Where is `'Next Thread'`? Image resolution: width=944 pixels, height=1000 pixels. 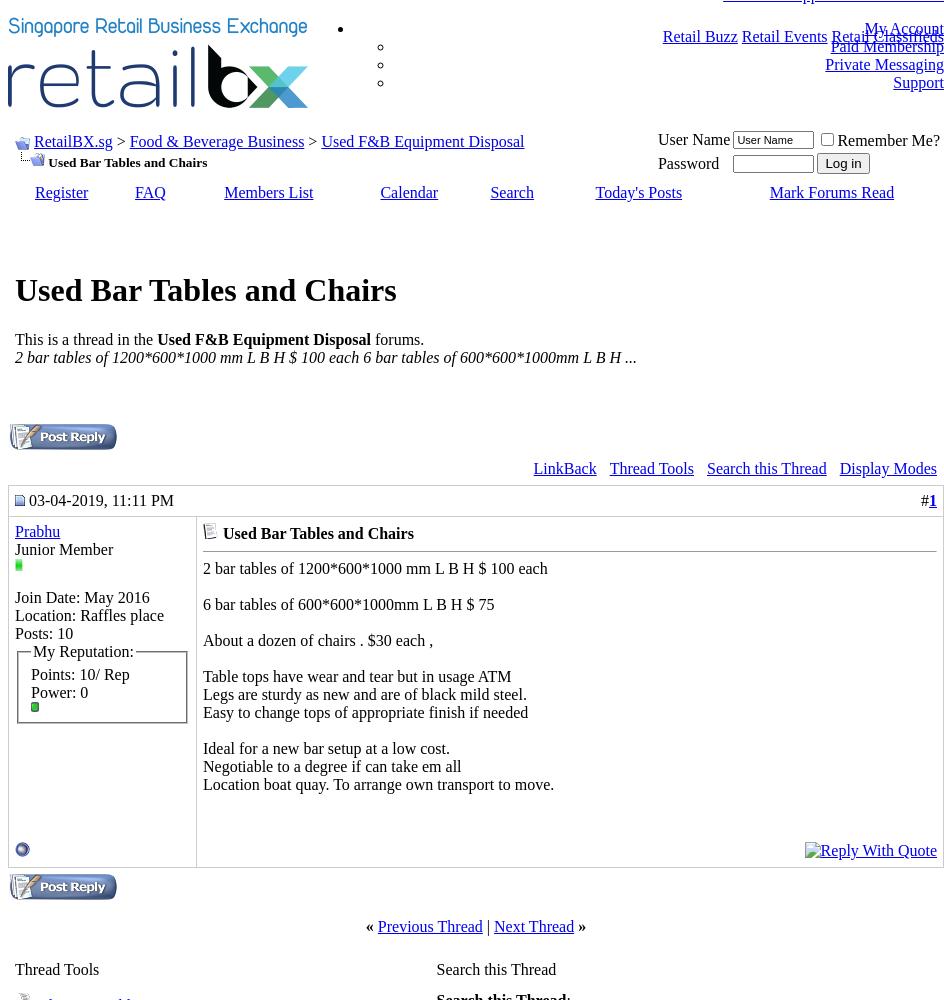
'Next Thread' is located at coordinates (533, 925).